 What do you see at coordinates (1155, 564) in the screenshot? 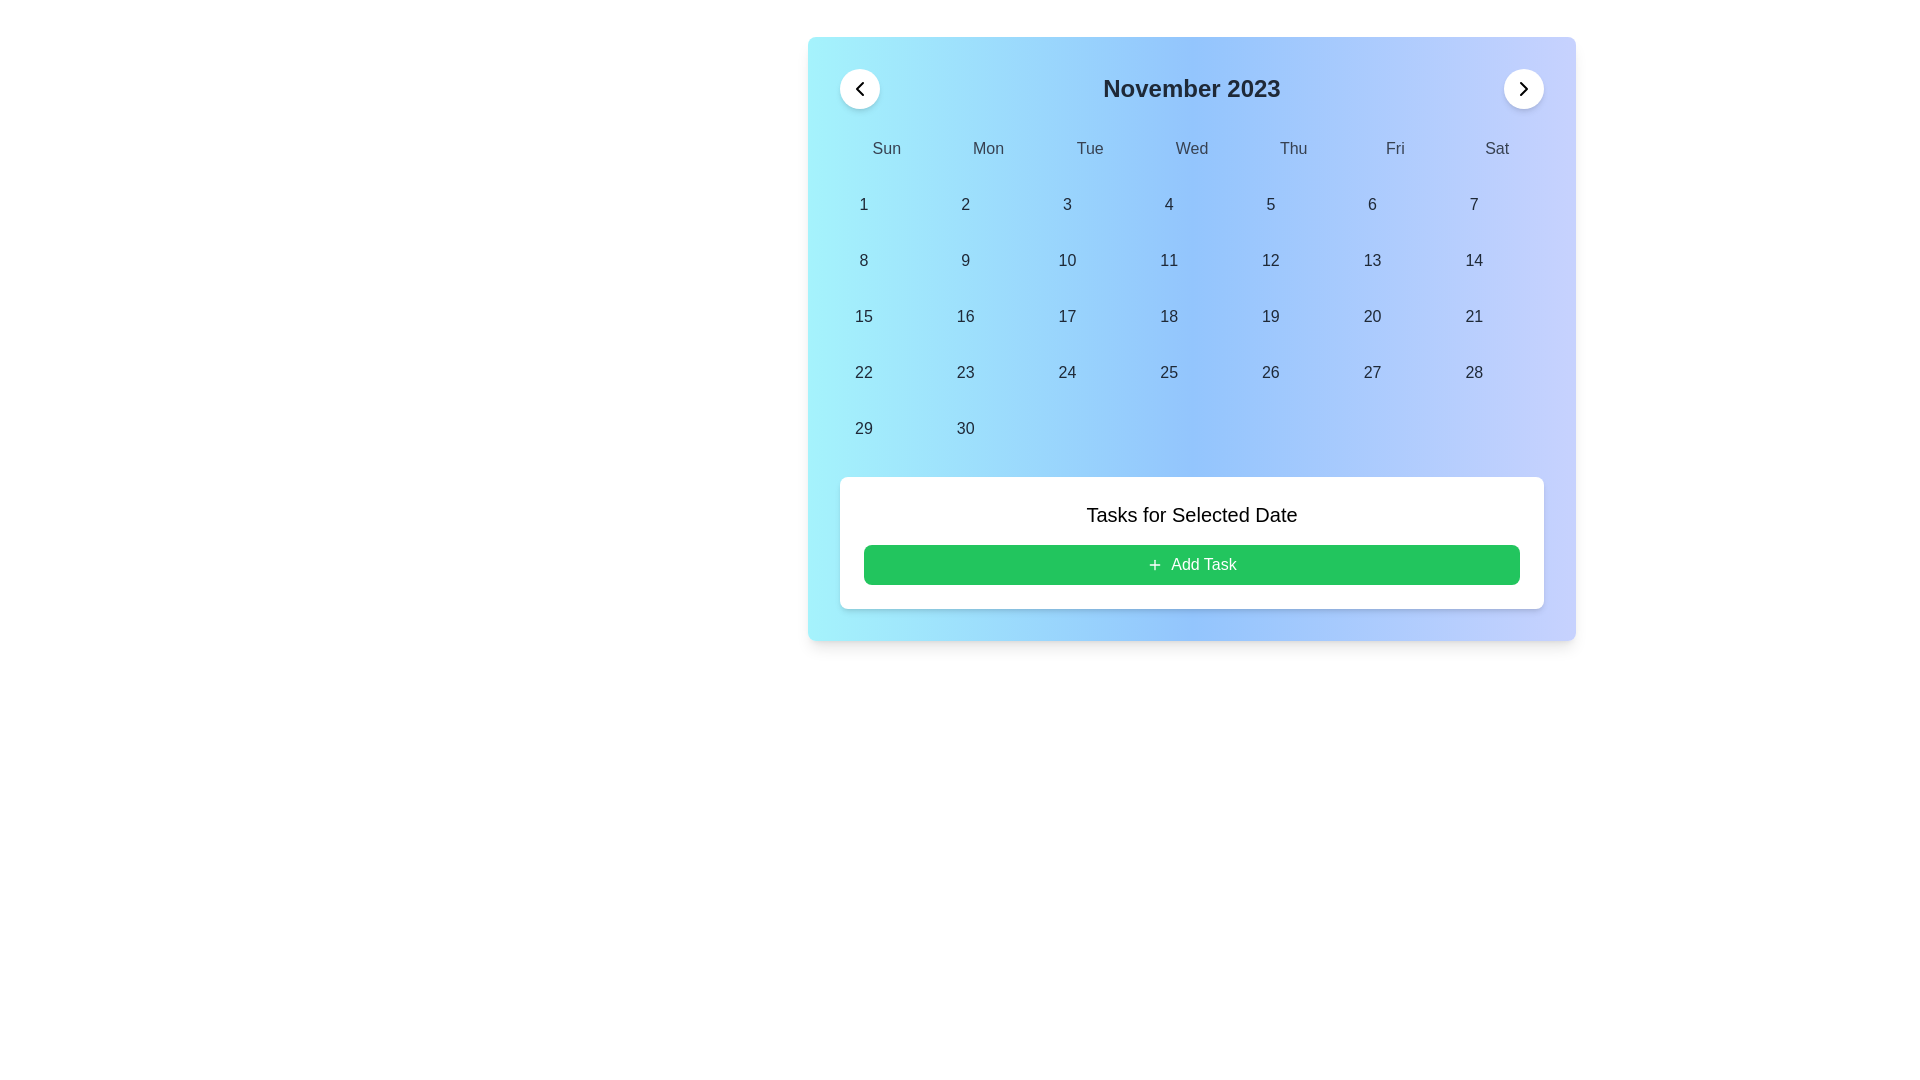
I see `the plus sign icon inside the green 'Add Task' button, which is located beneath the calendar and aligned to the left of the 'Add Task' text` at bounding box center [1155, 564].